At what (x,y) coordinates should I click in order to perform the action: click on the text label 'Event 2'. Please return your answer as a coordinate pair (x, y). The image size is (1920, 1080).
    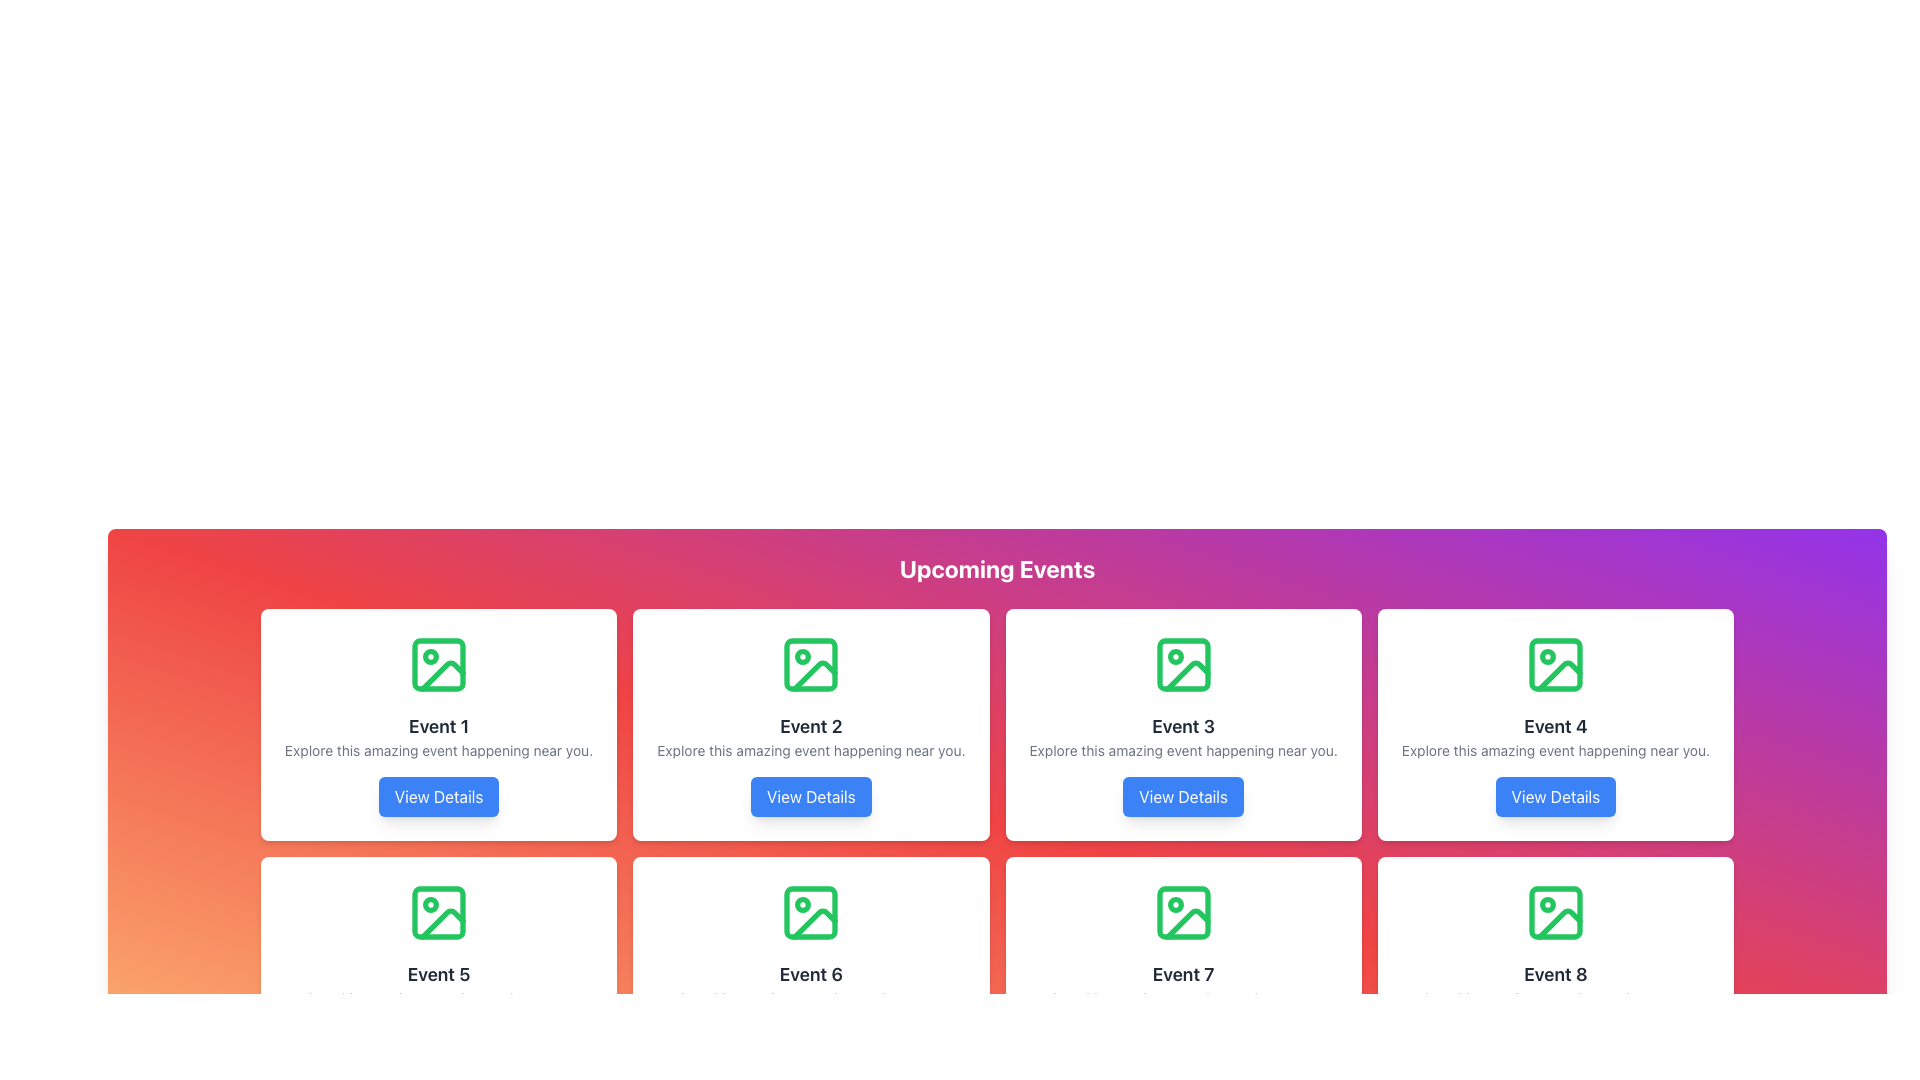
    Looking at the image, I should click on (811, 726).